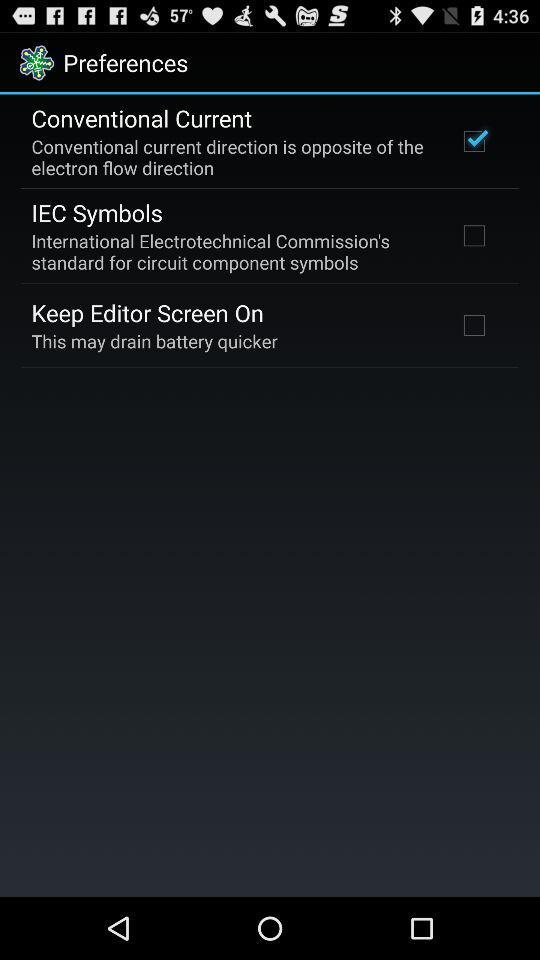  Describe the element at coordinates (153, 341) in the screenshot. I see `this may drain icon` at that location.